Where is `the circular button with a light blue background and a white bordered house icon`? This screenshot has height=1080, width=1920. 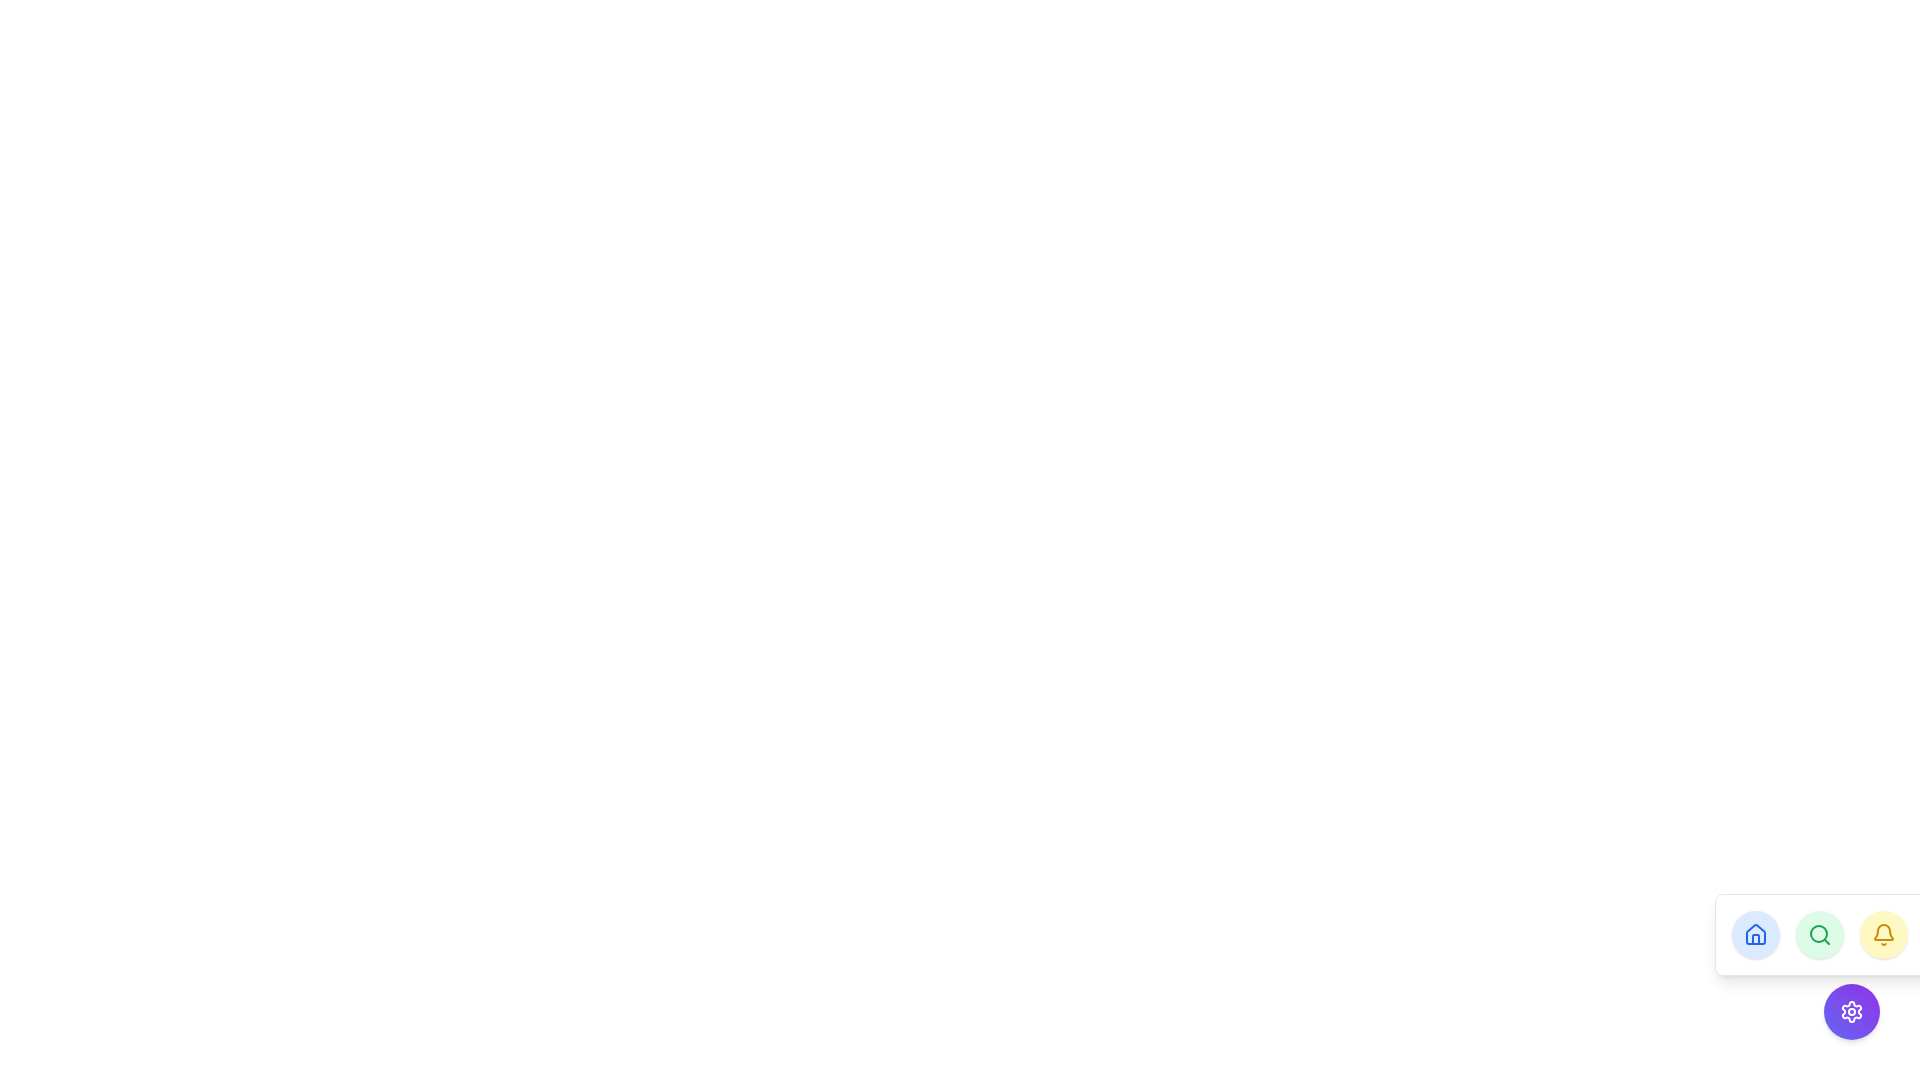
the circular button with a light blue background and a white bordered house icon is located at coordinates (1755, 934).